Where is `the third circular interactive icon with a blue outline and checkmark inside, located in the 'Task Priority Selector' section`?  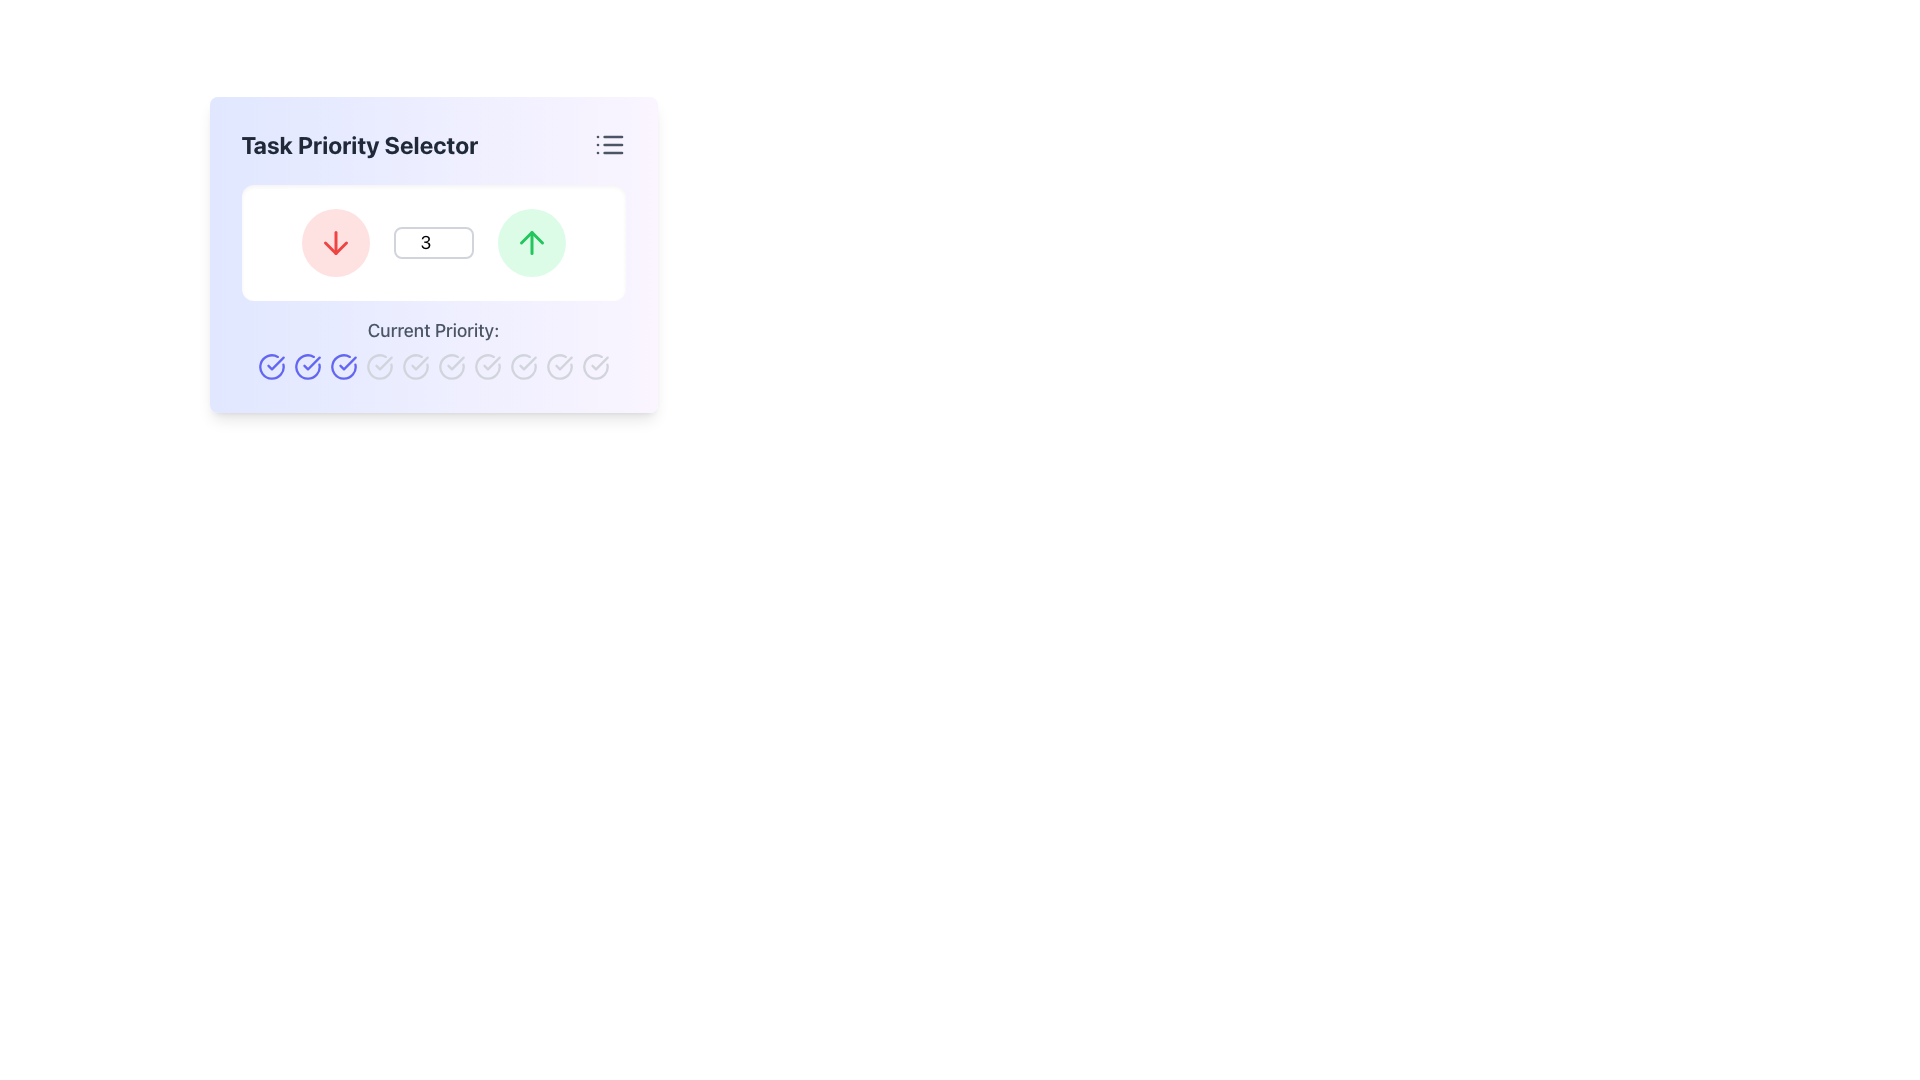
the third circular interactive icon with a blue outline and checkmark inside, located in the 'Task Priority Selector' section is located at coordinates (306, 366).